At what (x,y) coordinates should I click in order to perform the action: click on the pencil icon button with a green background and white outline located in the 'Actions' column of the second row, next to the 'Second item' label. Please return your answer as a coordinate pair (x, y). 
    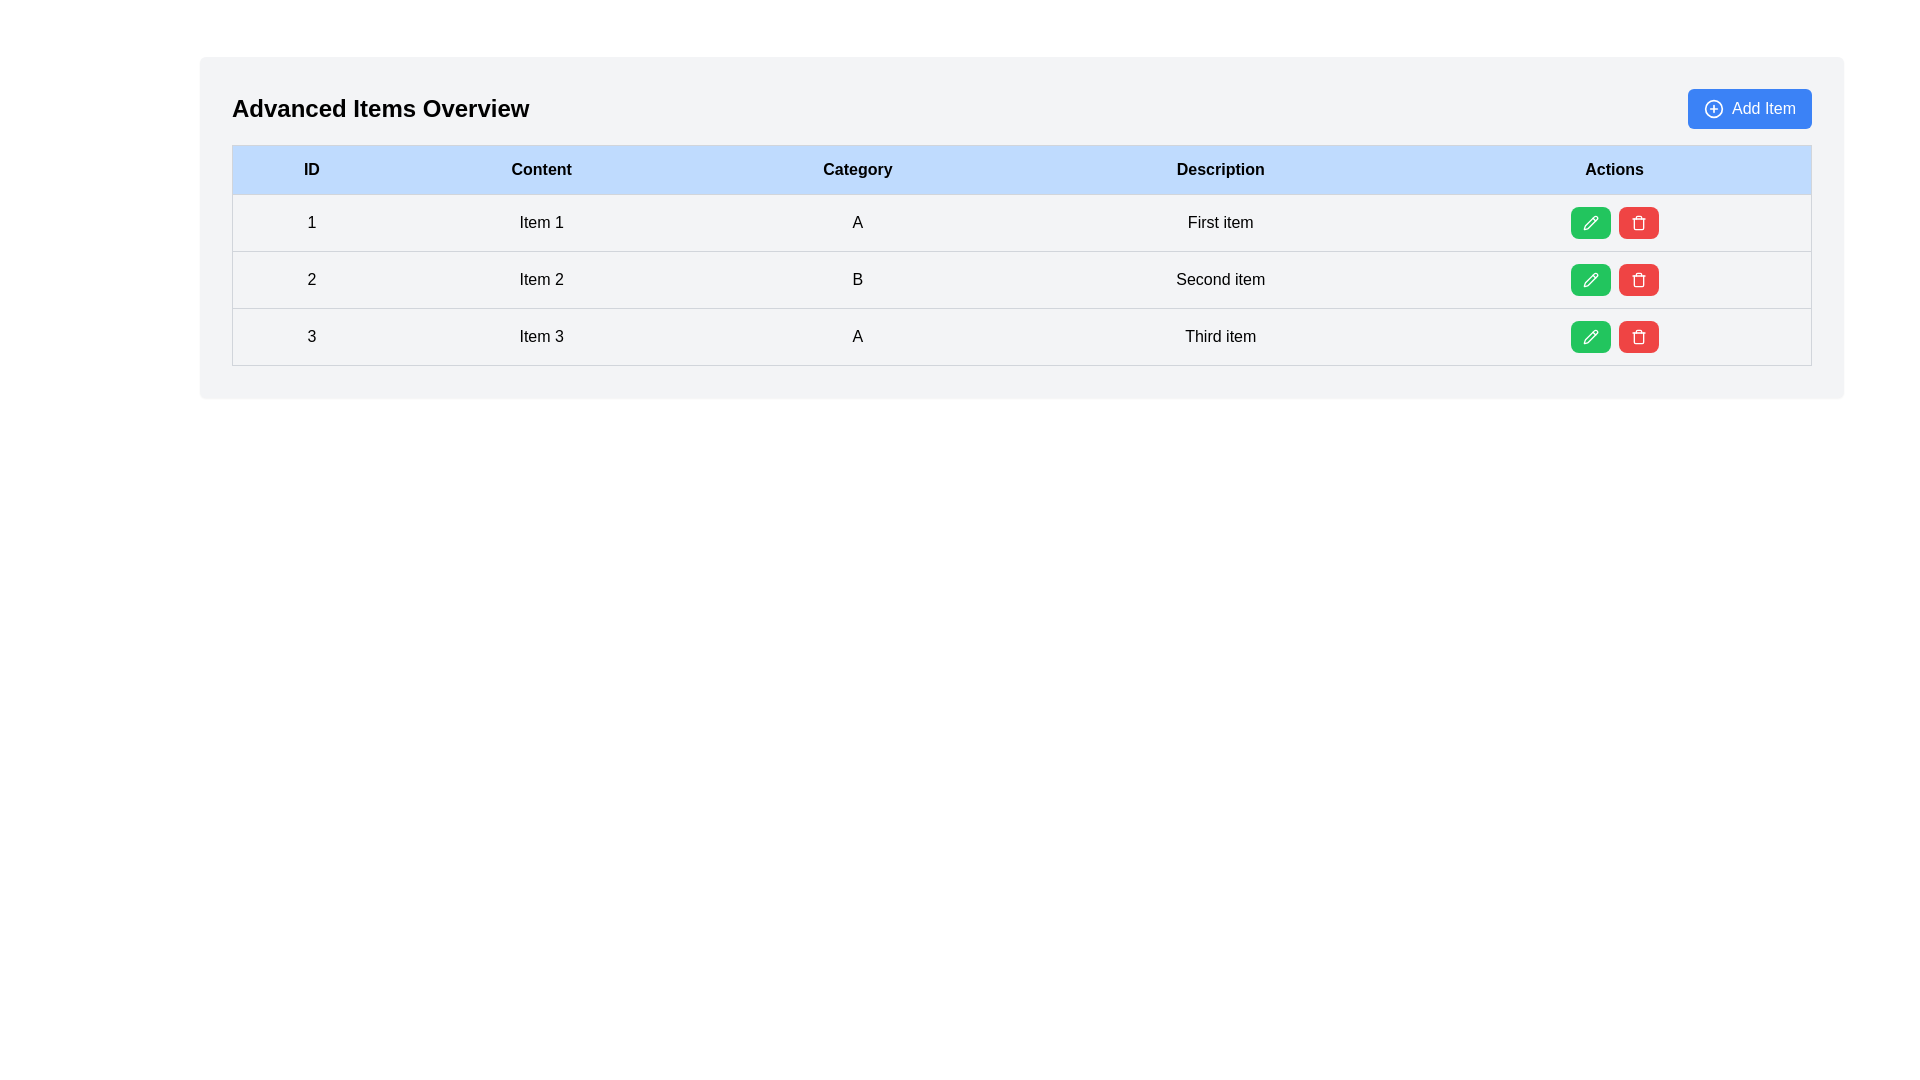
    Looking at the image, I should click on (1589, 280).